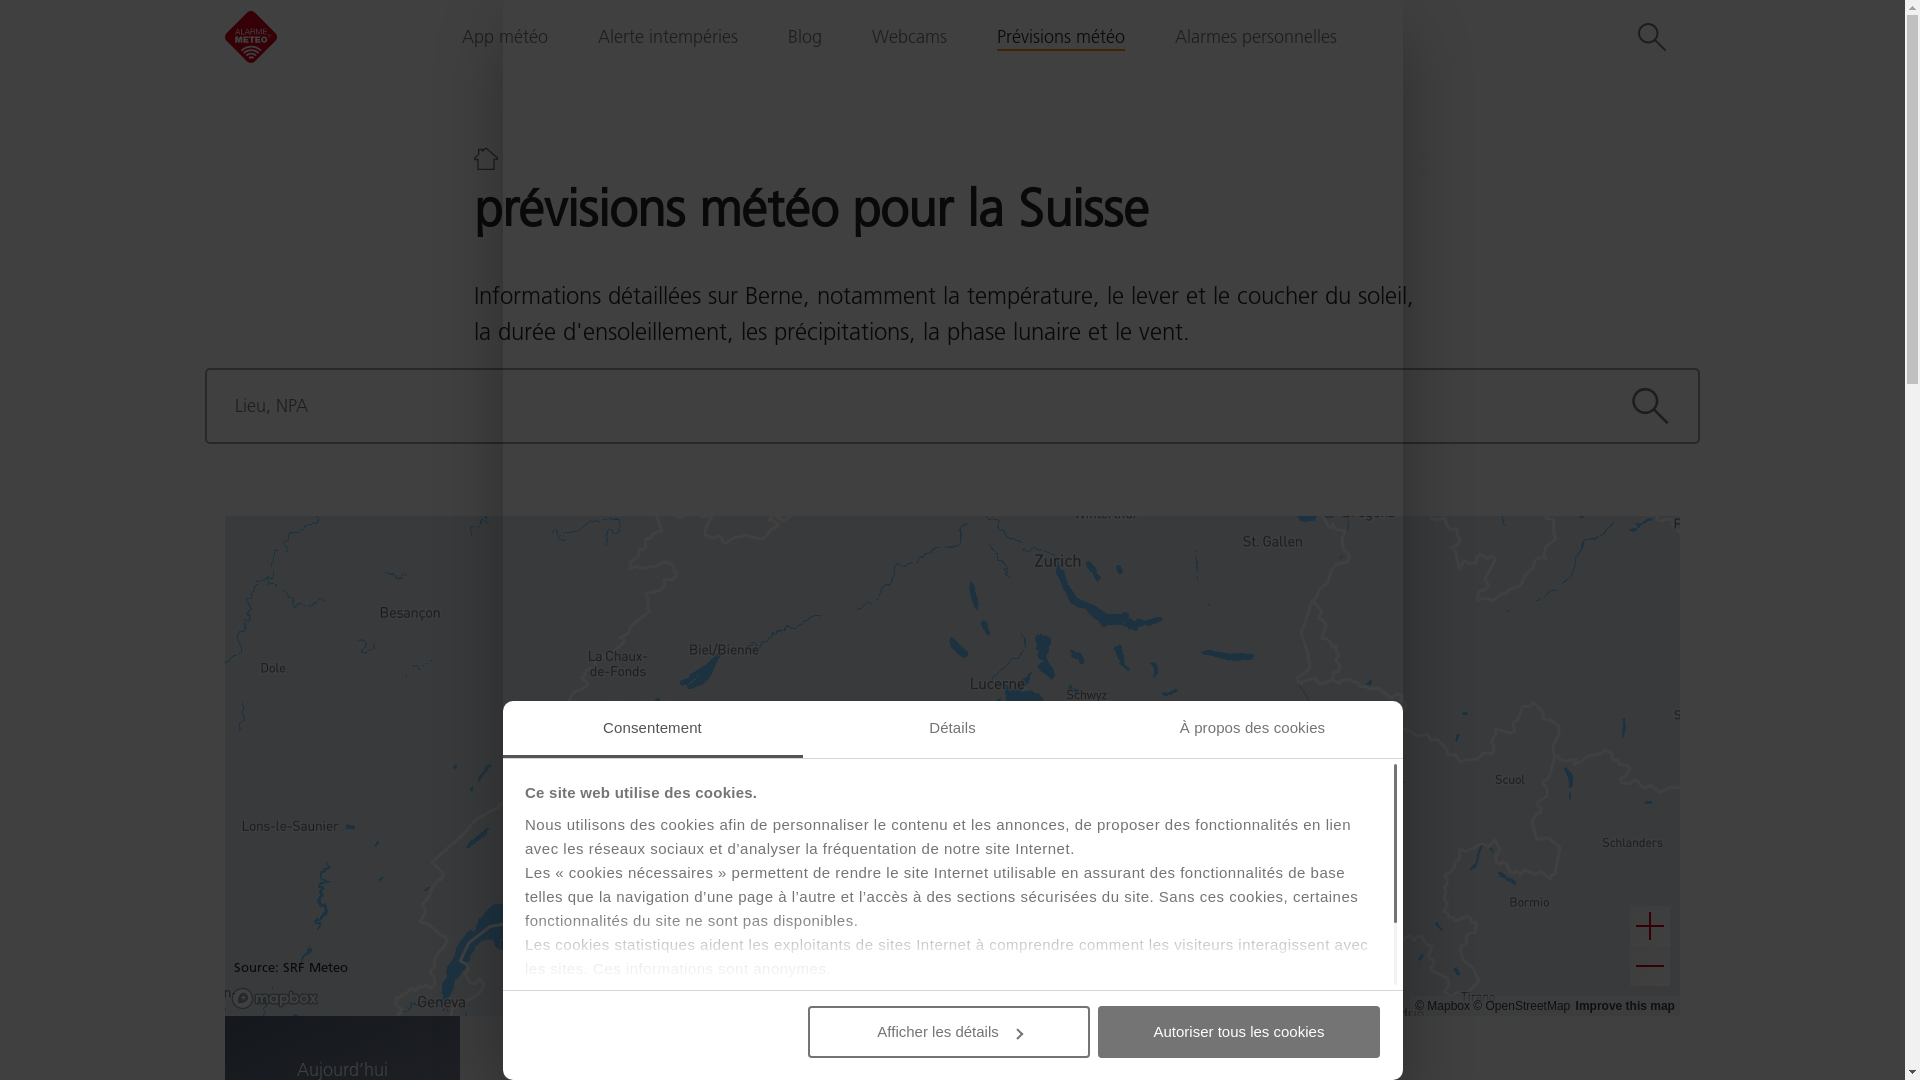 This screenshot has height=1080, width=1920. I want to click on 'Zoom in', so click(1630, 925).